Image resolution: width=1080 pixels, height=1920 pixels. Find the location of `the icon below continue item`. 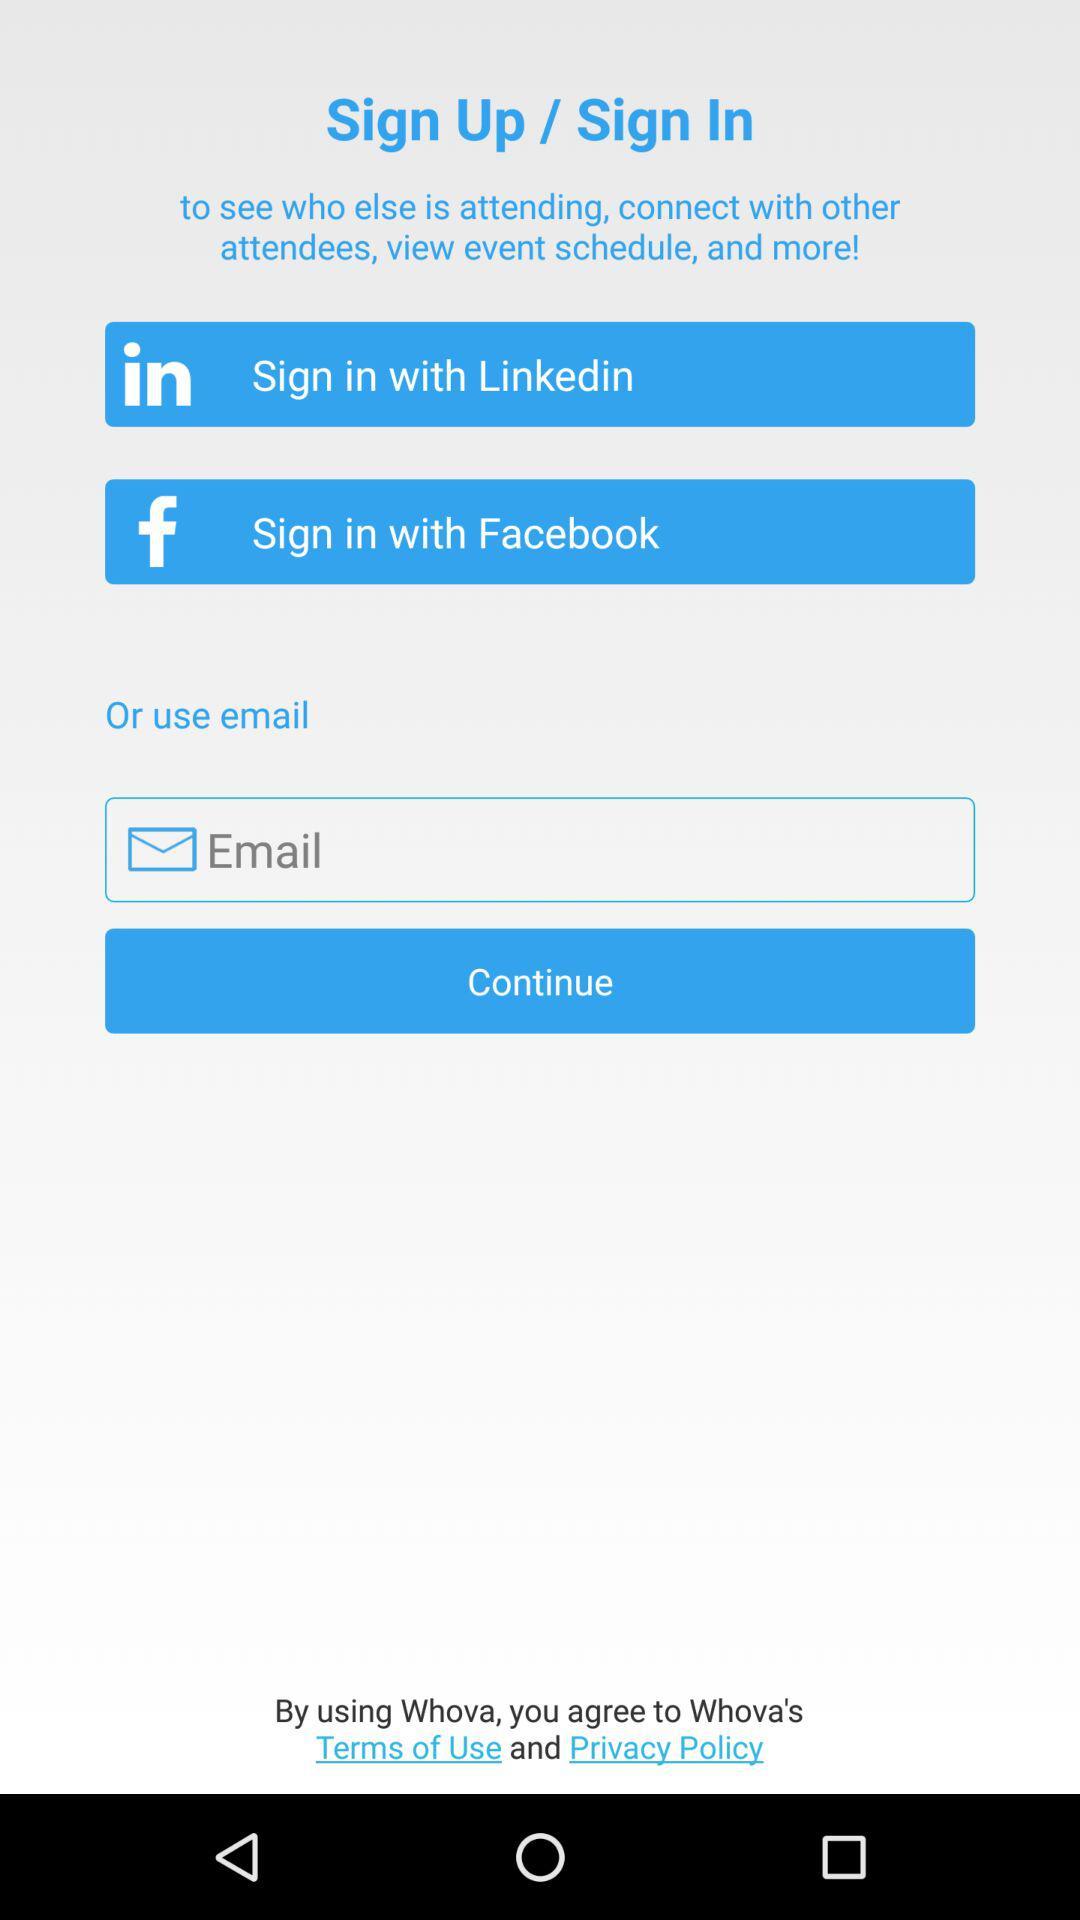

the icon below continue item is located at coordinates (538, 1727).